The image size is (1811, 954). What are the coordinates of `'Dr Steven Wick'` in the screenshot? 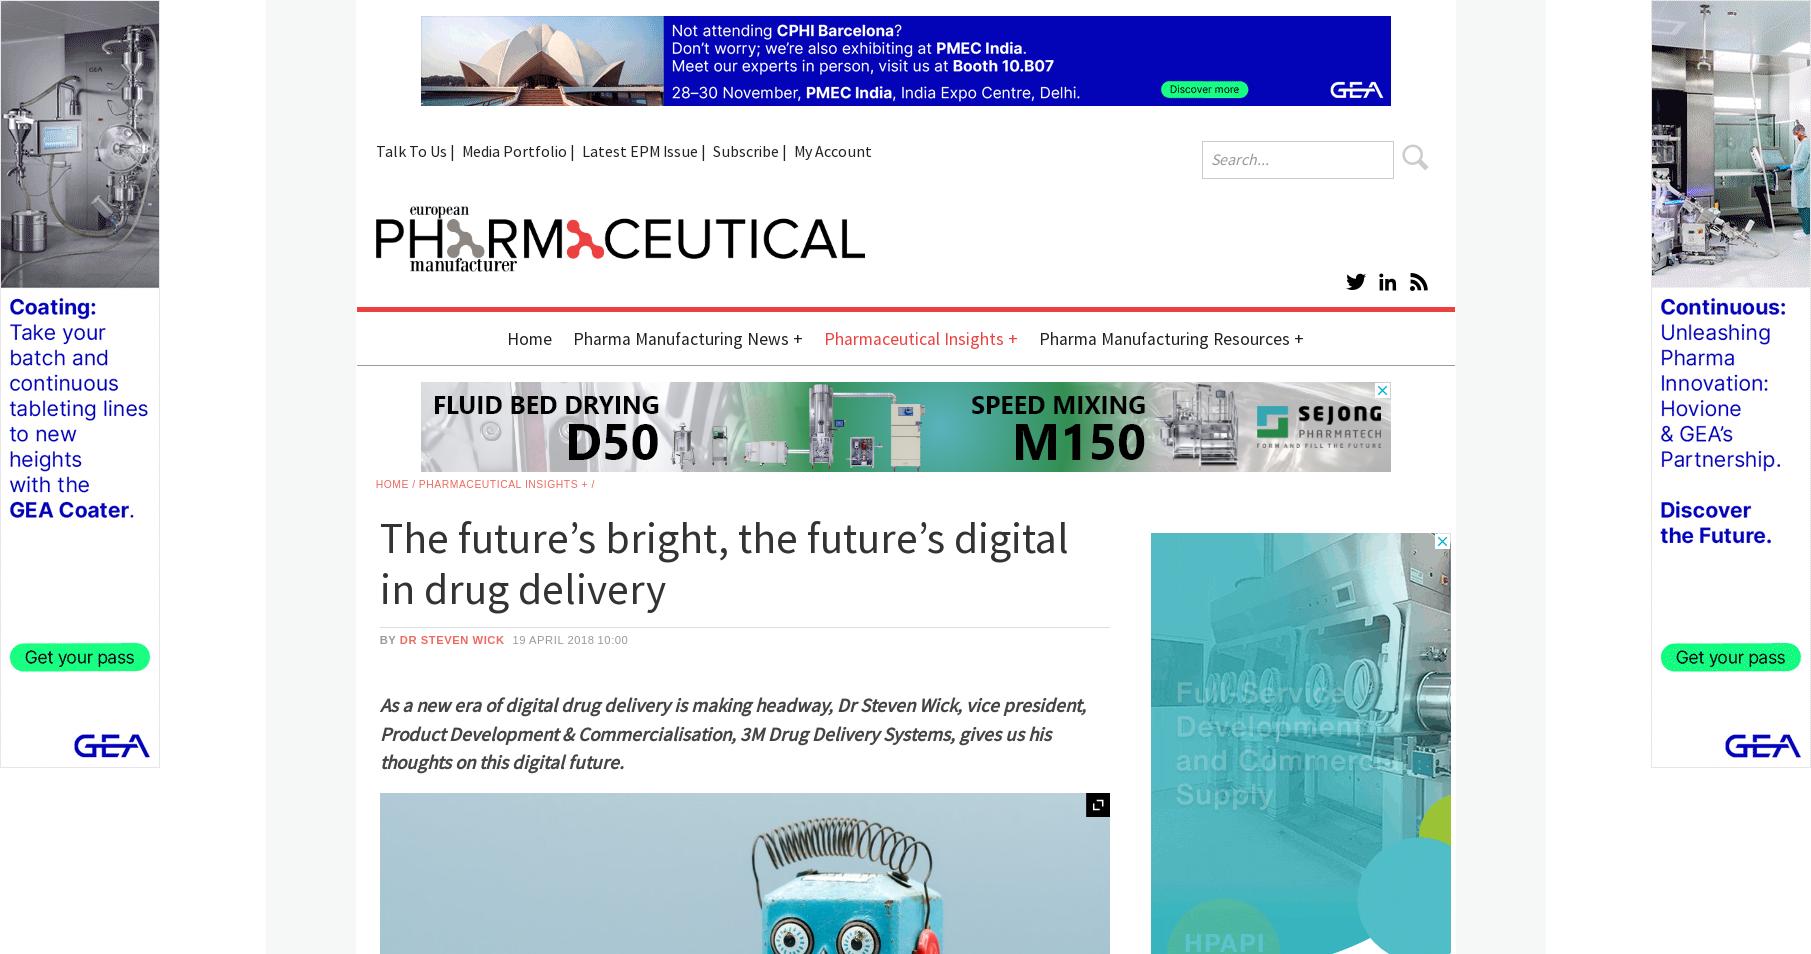 It's located at (451, 637).